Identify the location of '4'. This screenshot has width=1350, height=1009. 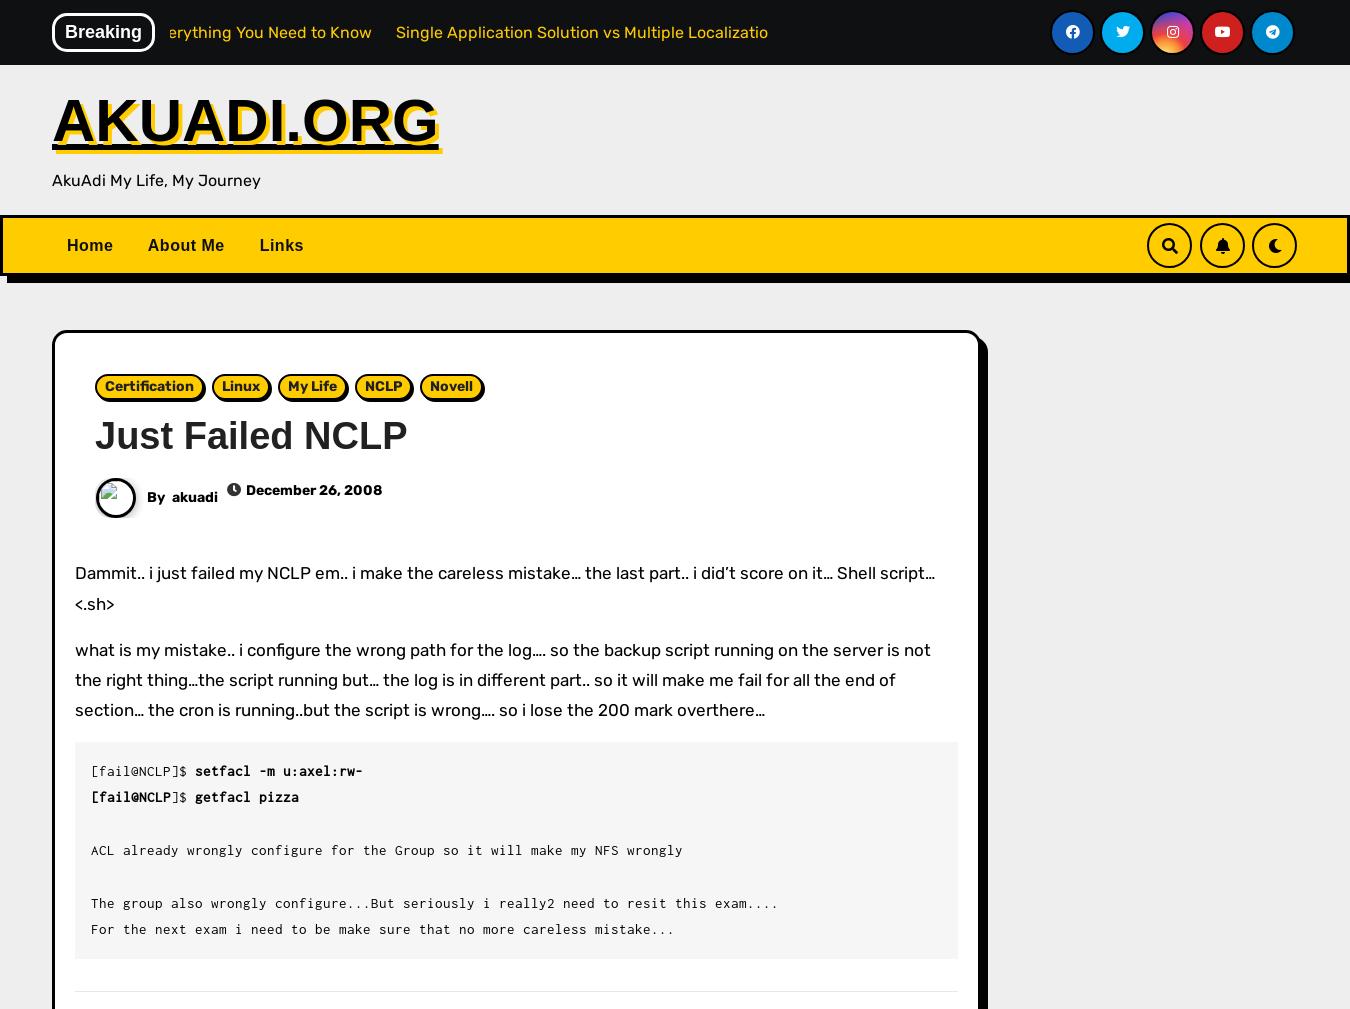
(1226, 254).